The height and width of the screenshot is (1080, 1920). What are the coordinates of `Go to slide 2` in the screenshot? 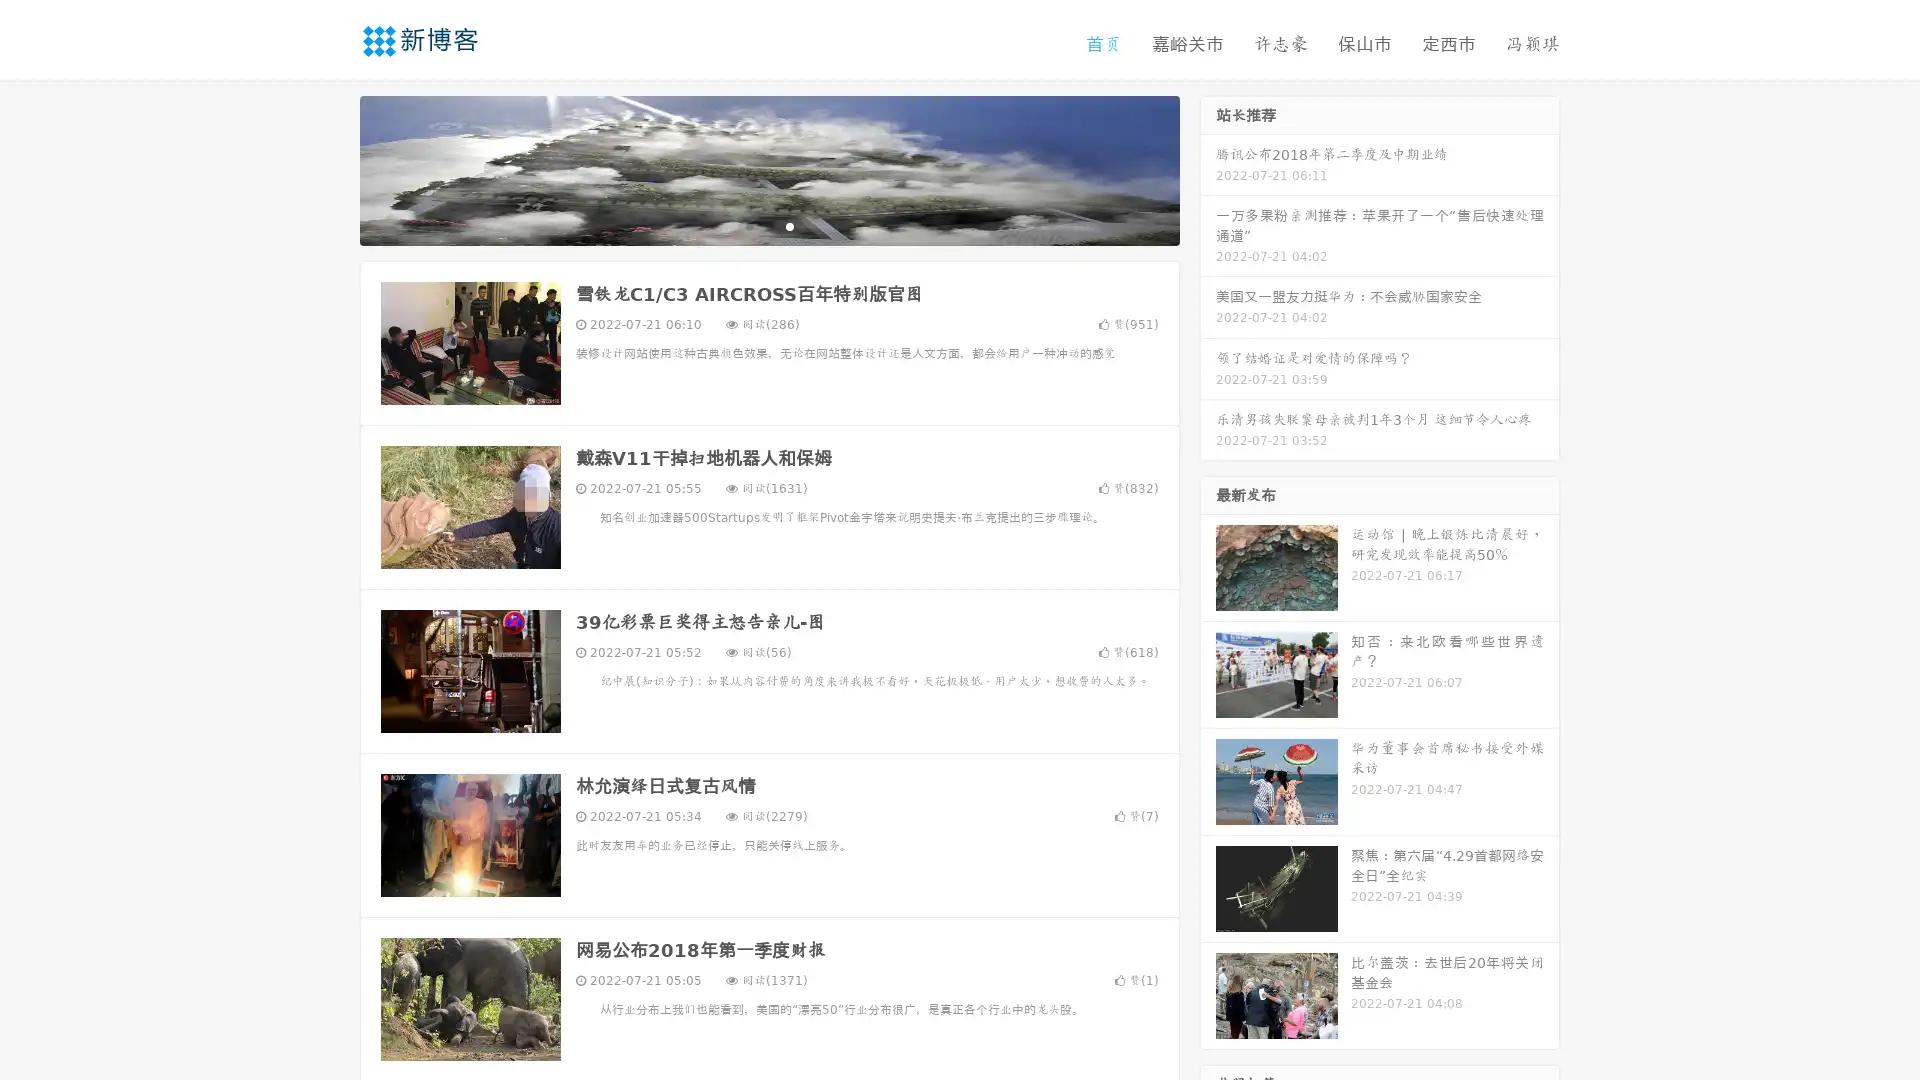 It's located at (768, 225).